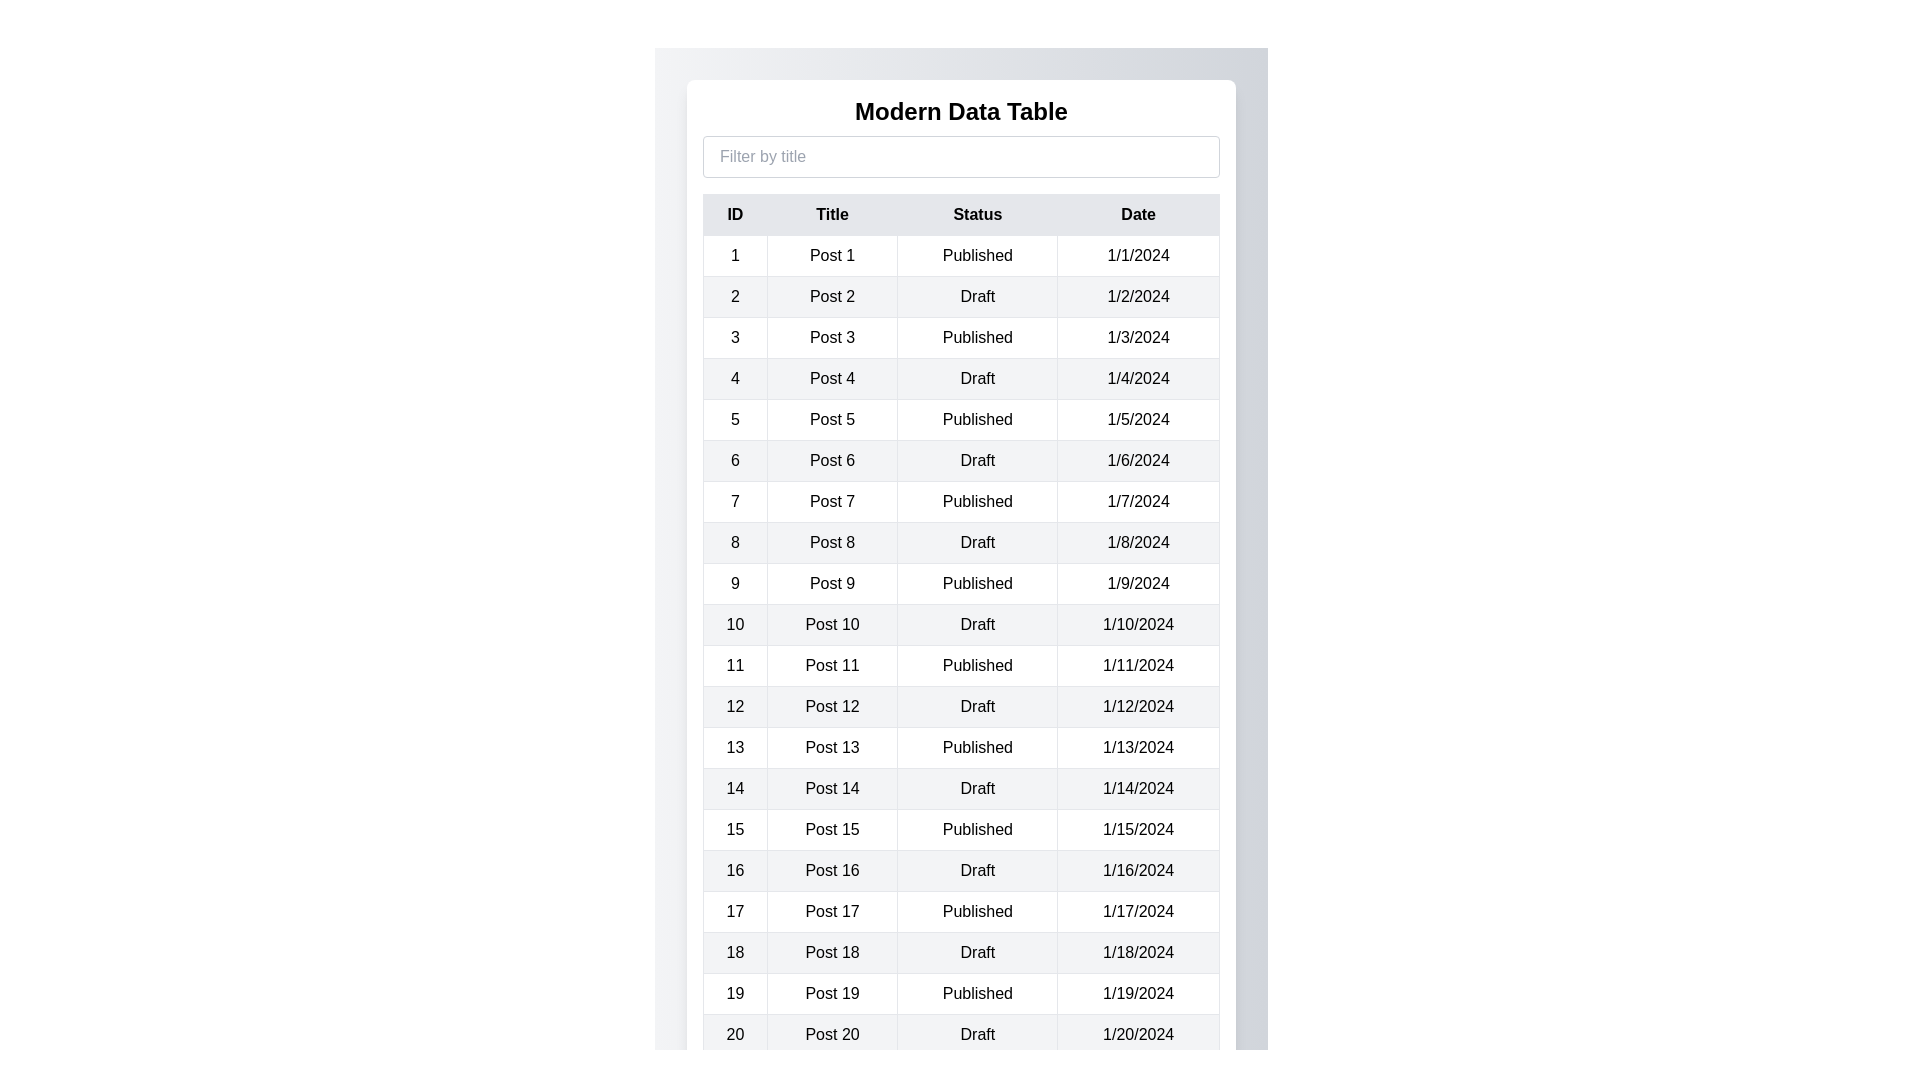 The image size is (1920, 1080). I want to click on the text 'Post 1' in the table, so click(831, 254).